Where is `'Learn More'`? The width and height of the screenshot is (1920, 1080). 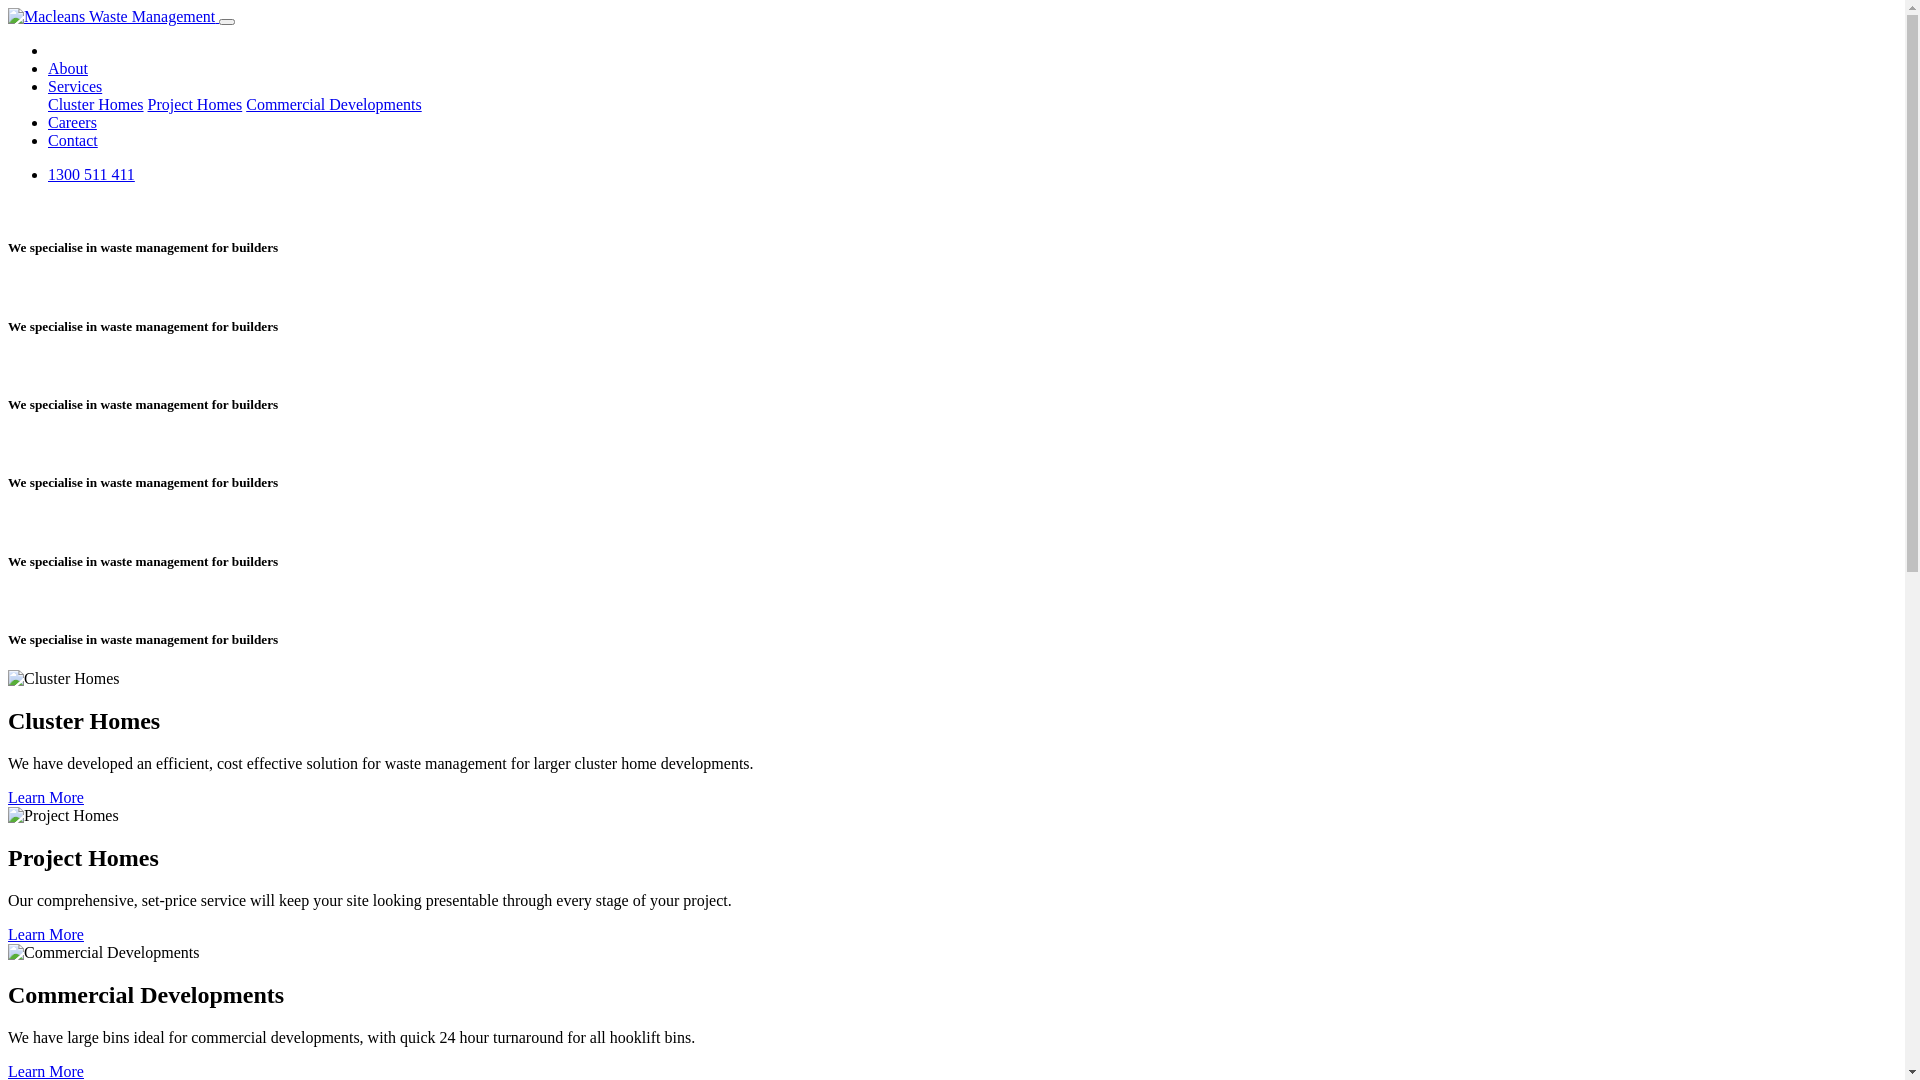 'Learn More' is located at coordinates (46, 1069).